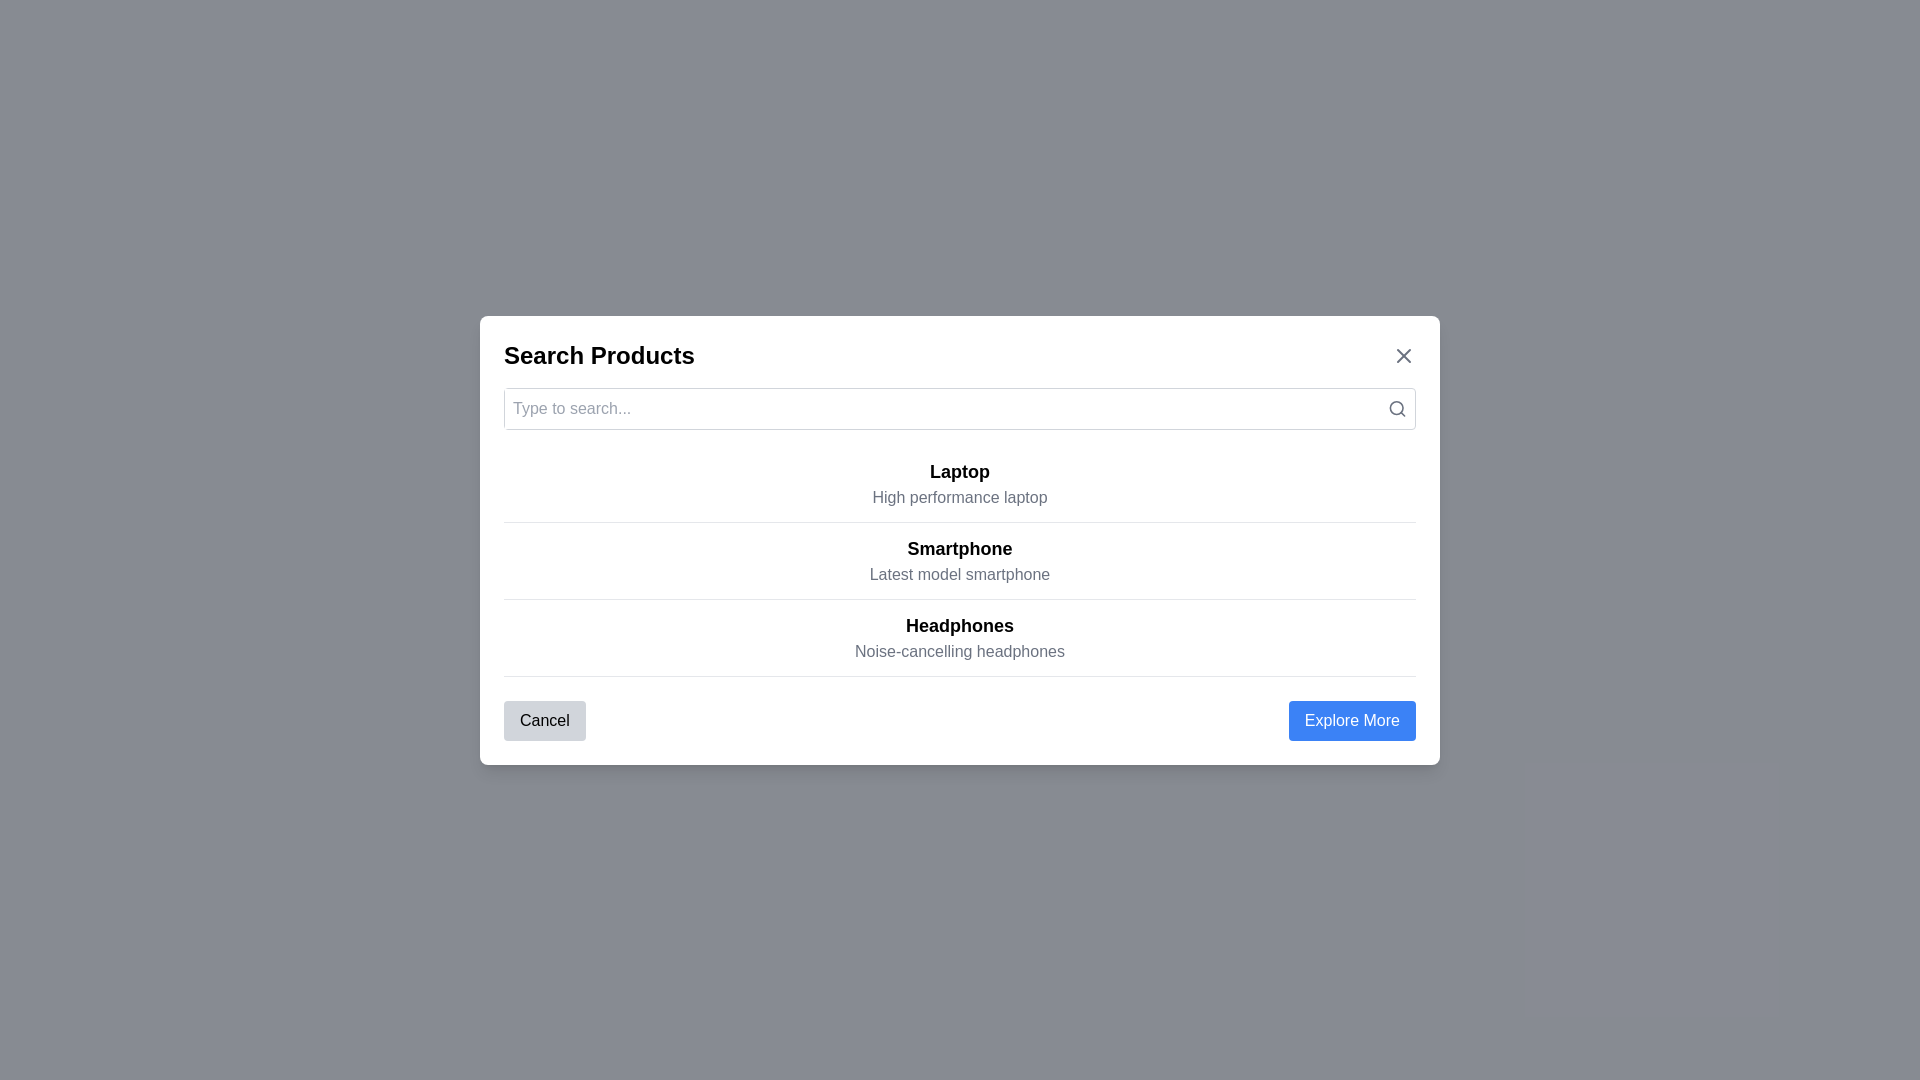 Image resolution: width=1920 pixels, height=1080 pixels. Describe the element at coordinates (1352, 720) in the screenshot. I see `the button located in the bottom-right corner of the dialog box, to the right of the 'Cancel' button` at that location.